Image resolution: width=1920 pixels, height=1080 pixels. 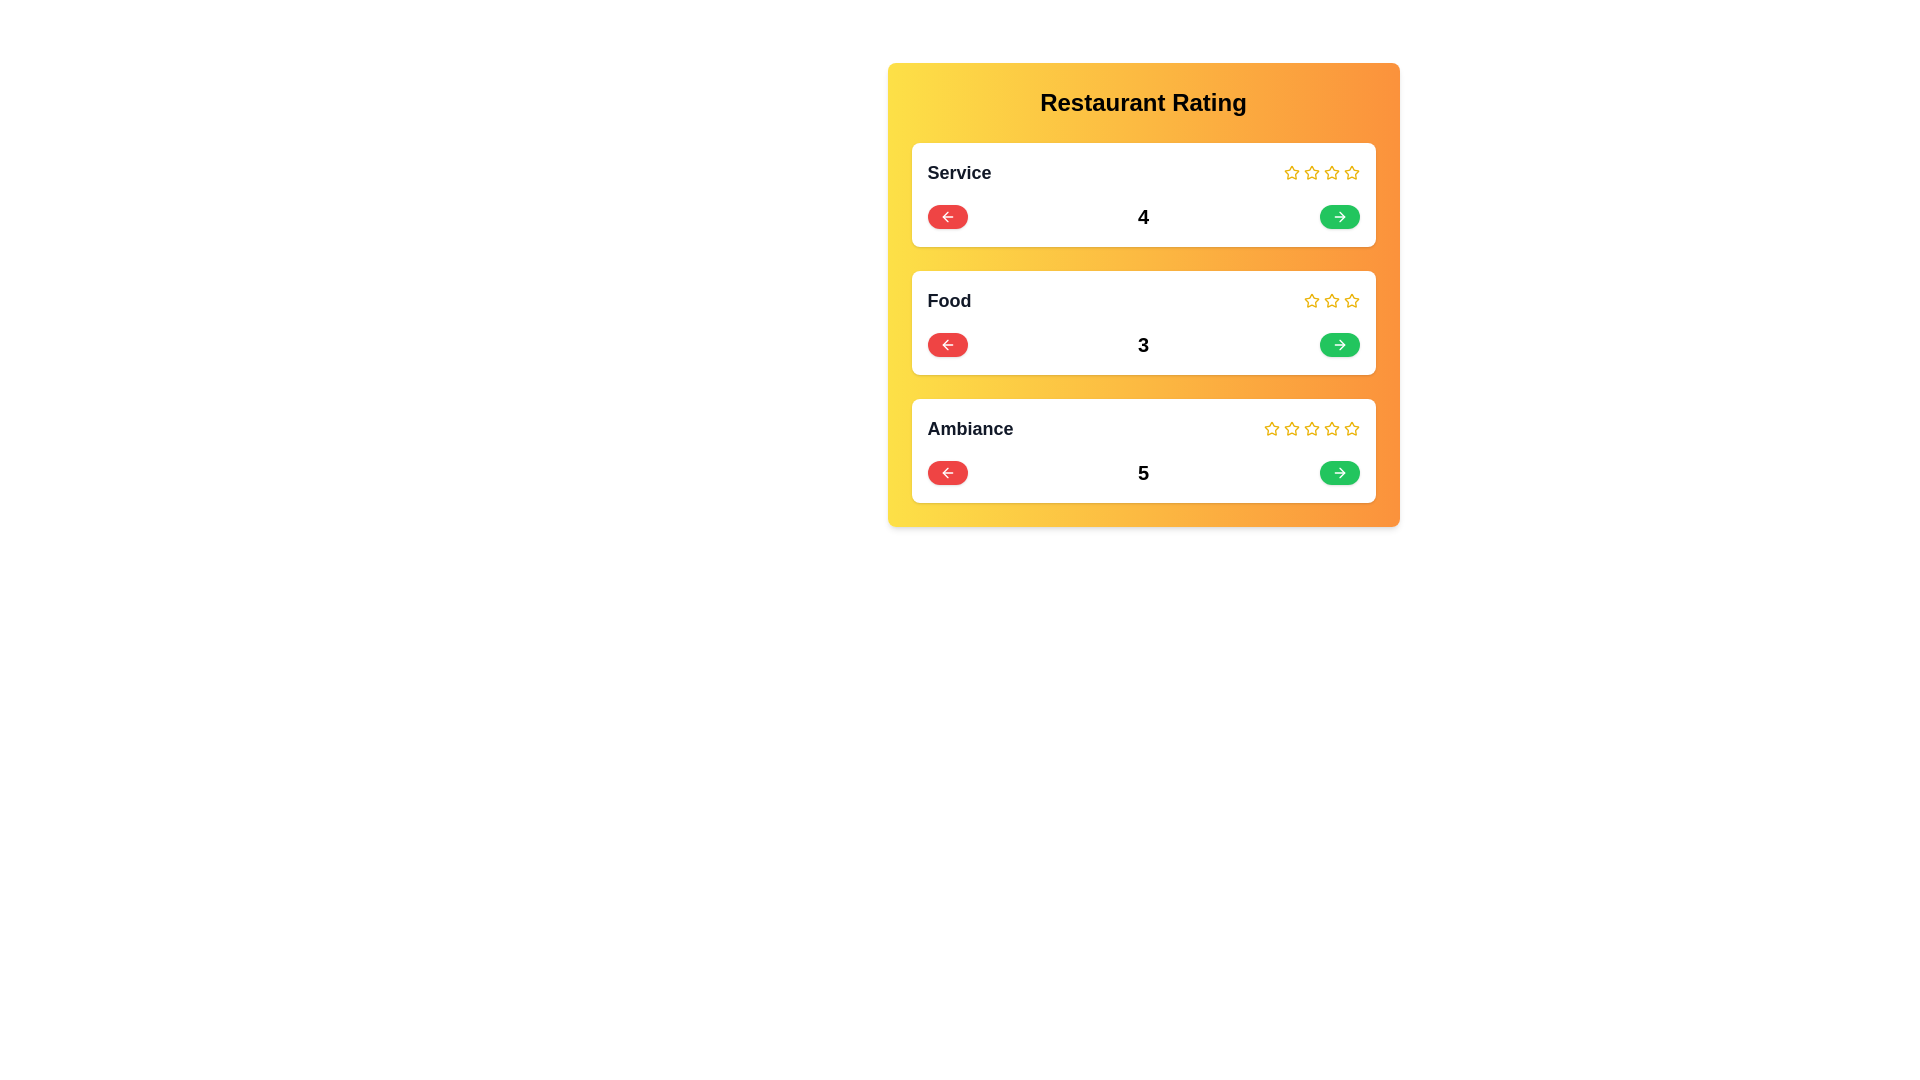 I want to click on the third star icon in the 5-star rating system for the 'Food' category, so click(x=1330, y=300).